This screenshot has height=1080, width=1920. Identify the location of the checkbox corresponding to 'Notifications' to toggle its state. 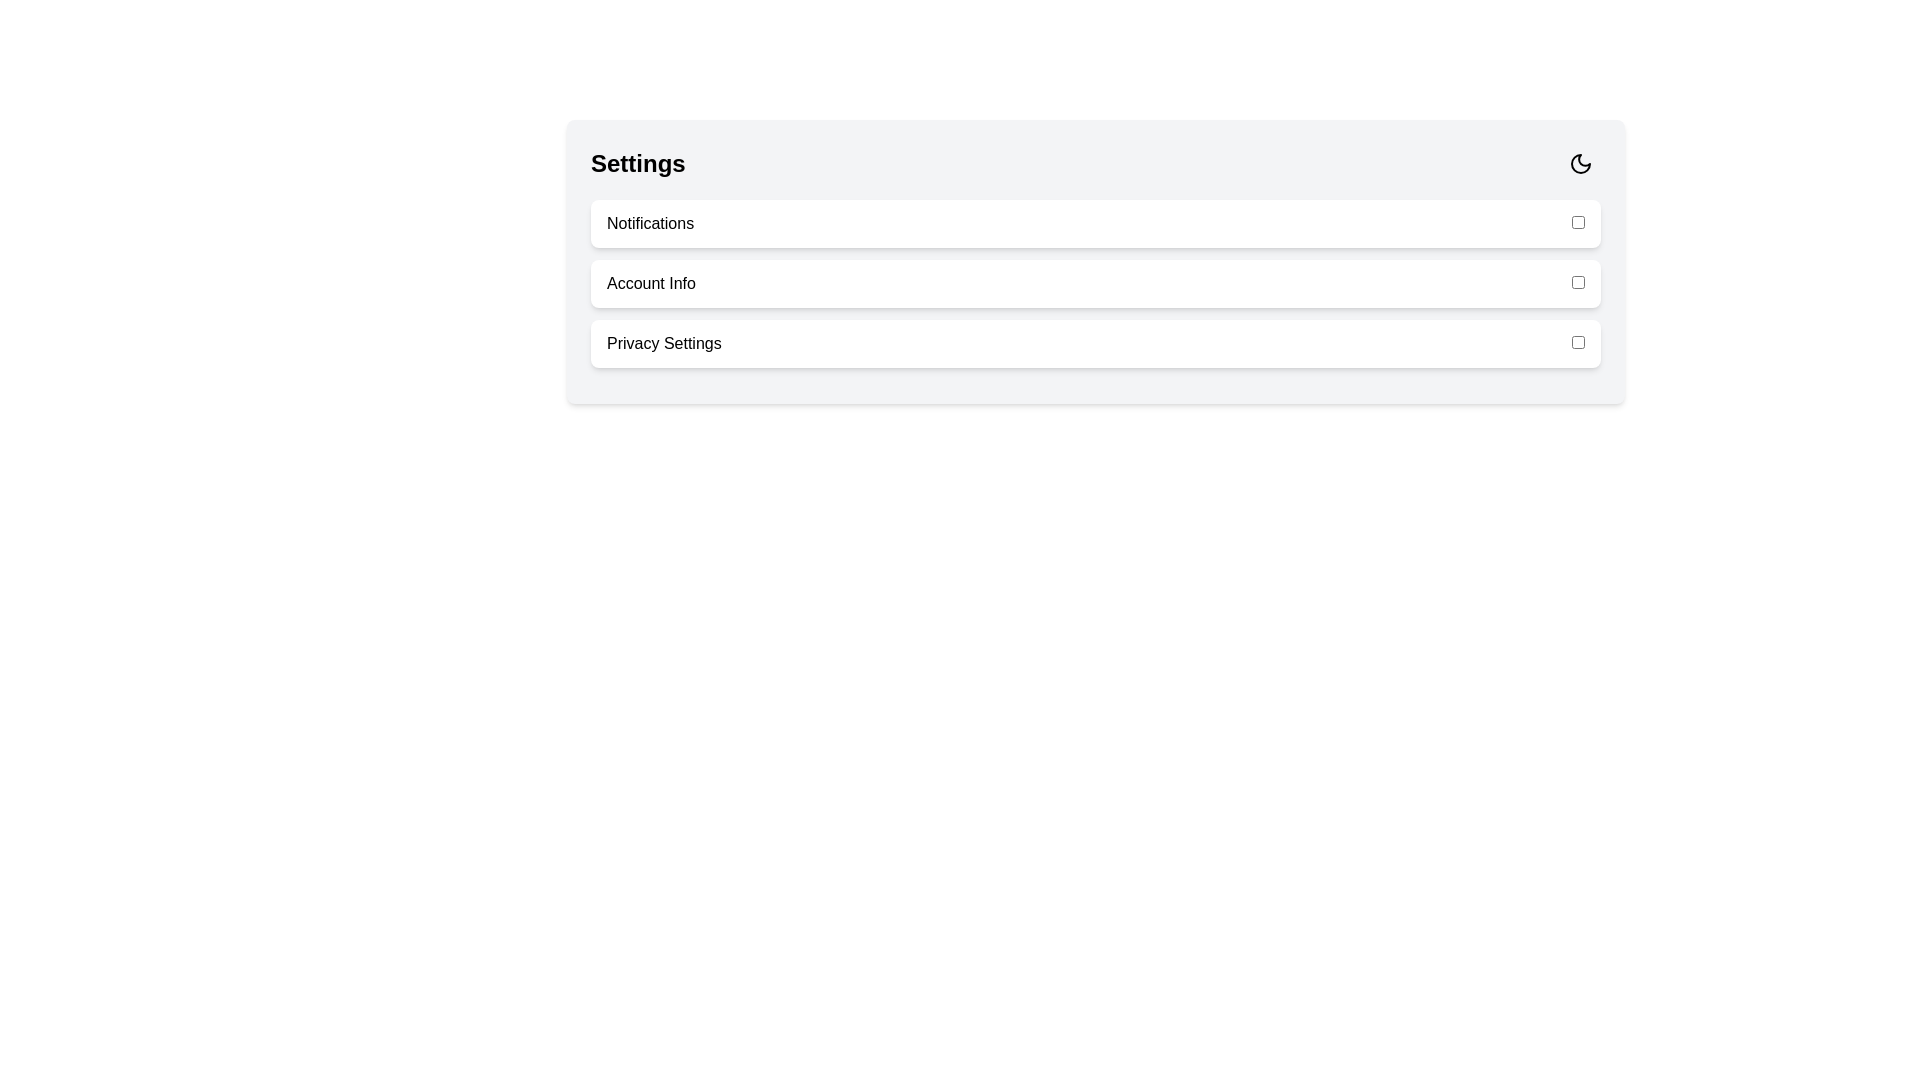
(1577, 222).